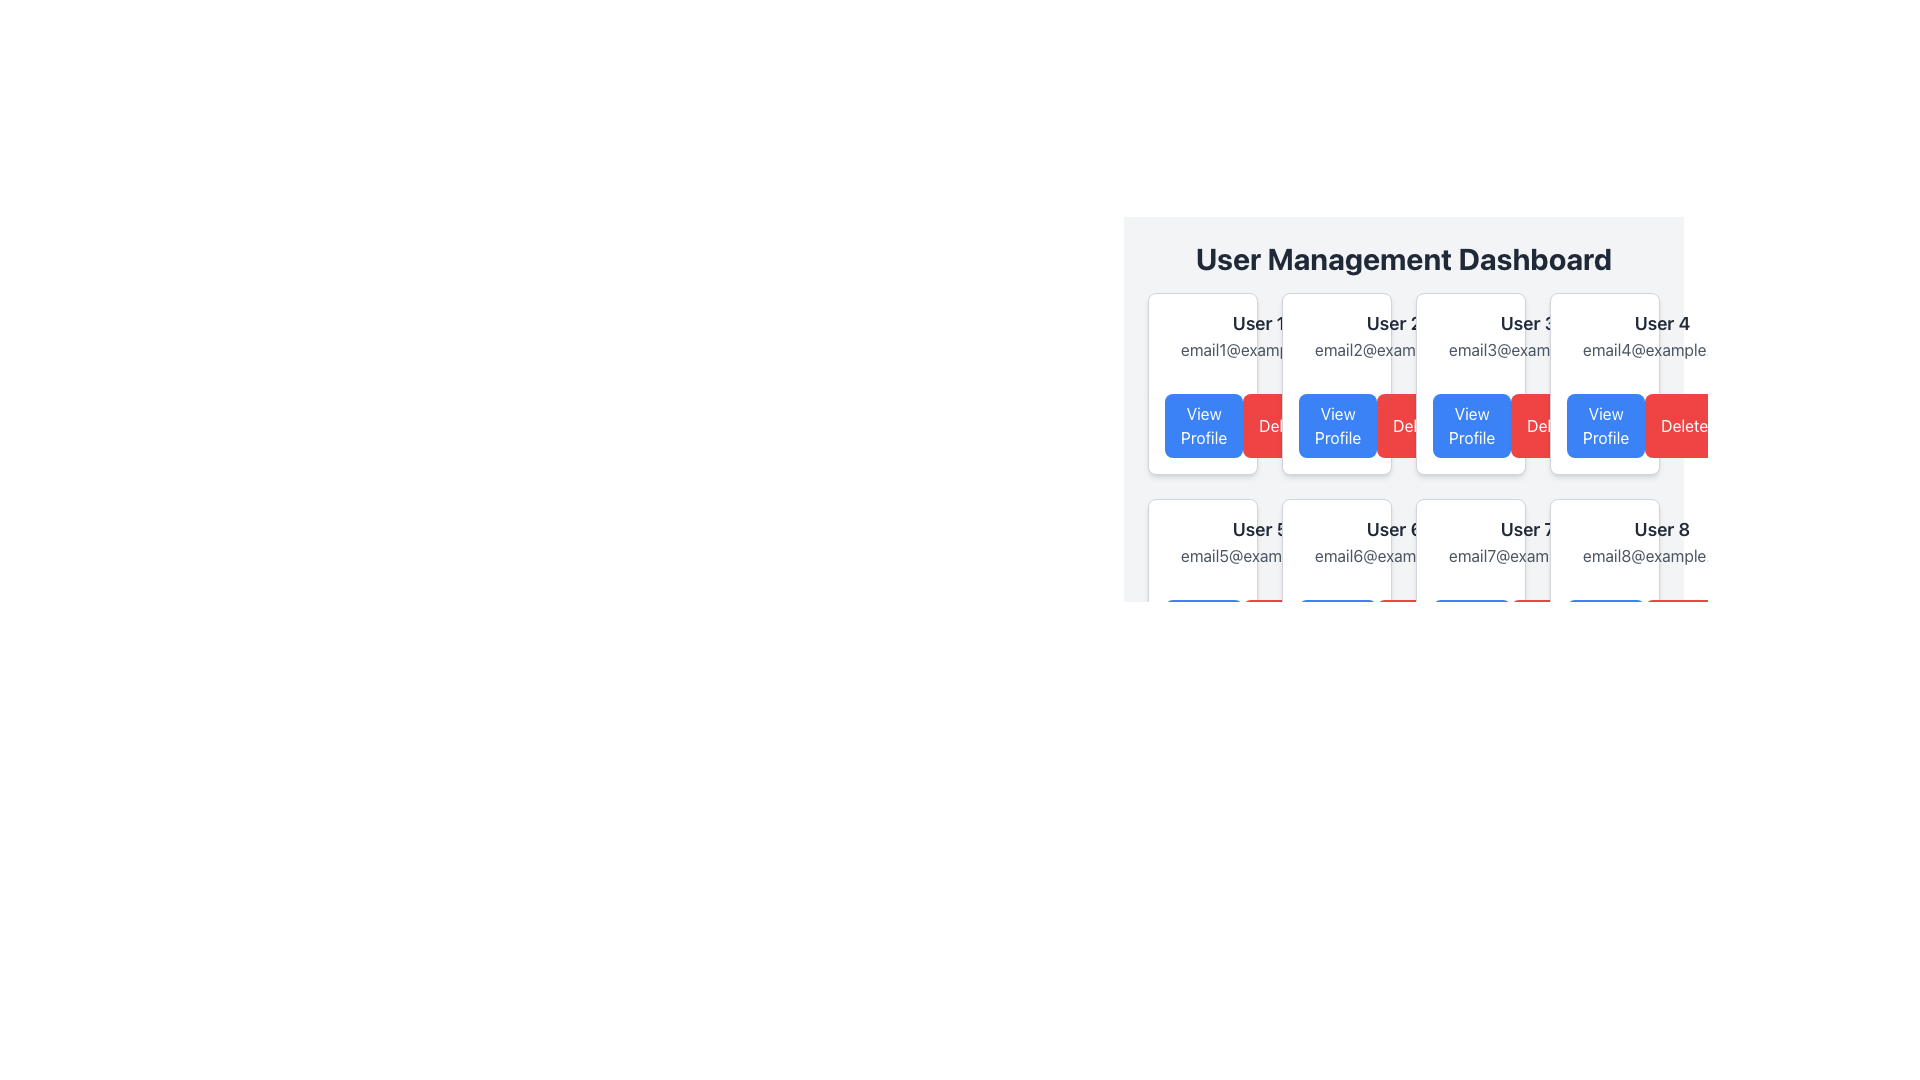 The image size is (1920, 1080). What do you see at coordinates (1526, 555) in the screenshot?
I see `the static text field displaying the email address for 'User 7', which is located below the title 'User 7' in the user profile card` at bounding box center [1526, 555].